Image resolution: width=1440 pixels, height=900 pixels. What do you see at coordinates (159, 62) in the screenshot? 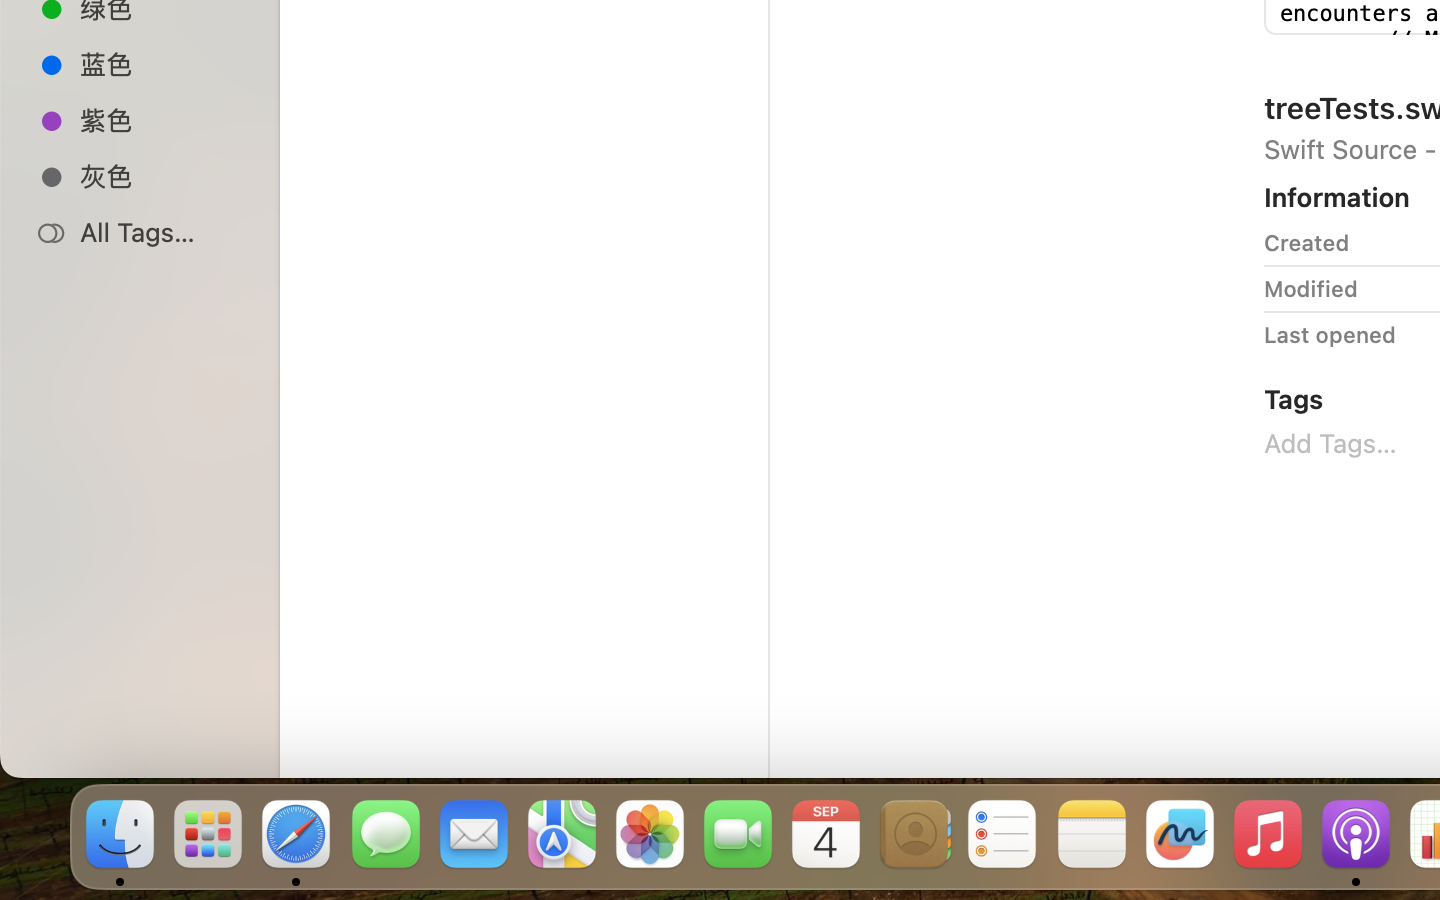
I see `'蓝色'` at bounding box center [159, 62].